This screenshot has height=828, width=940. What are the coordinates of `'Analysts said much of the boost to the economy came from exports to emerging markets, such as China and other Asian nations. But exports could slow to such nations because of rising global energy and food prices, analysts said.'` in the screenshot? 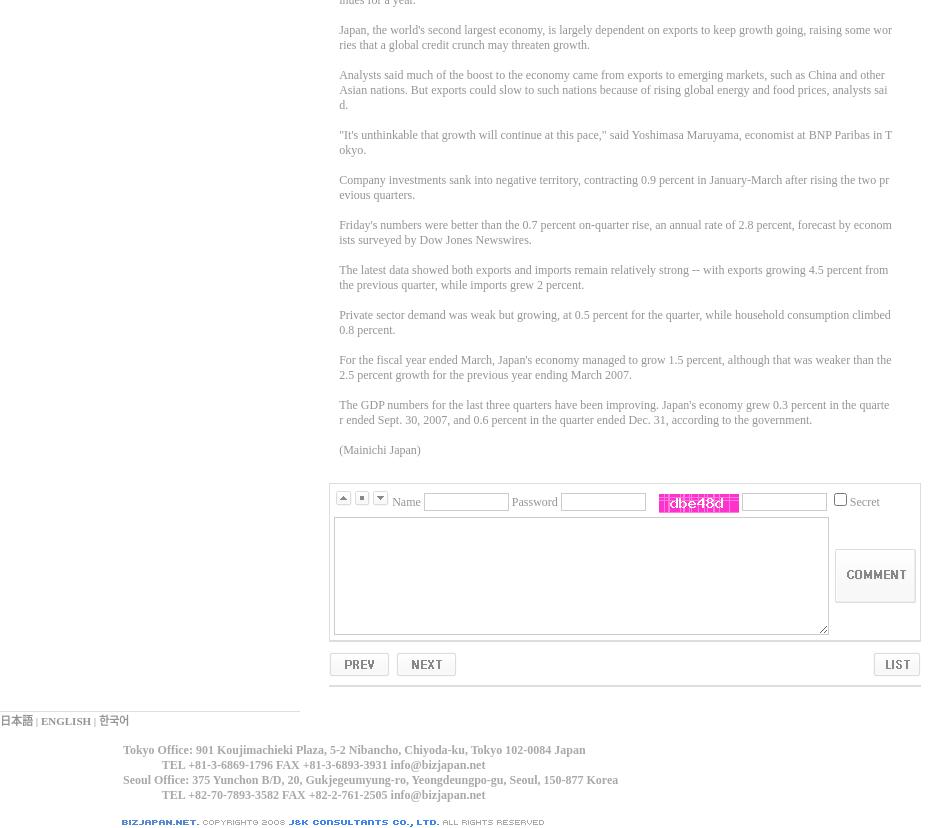 It's located at (611, 90).